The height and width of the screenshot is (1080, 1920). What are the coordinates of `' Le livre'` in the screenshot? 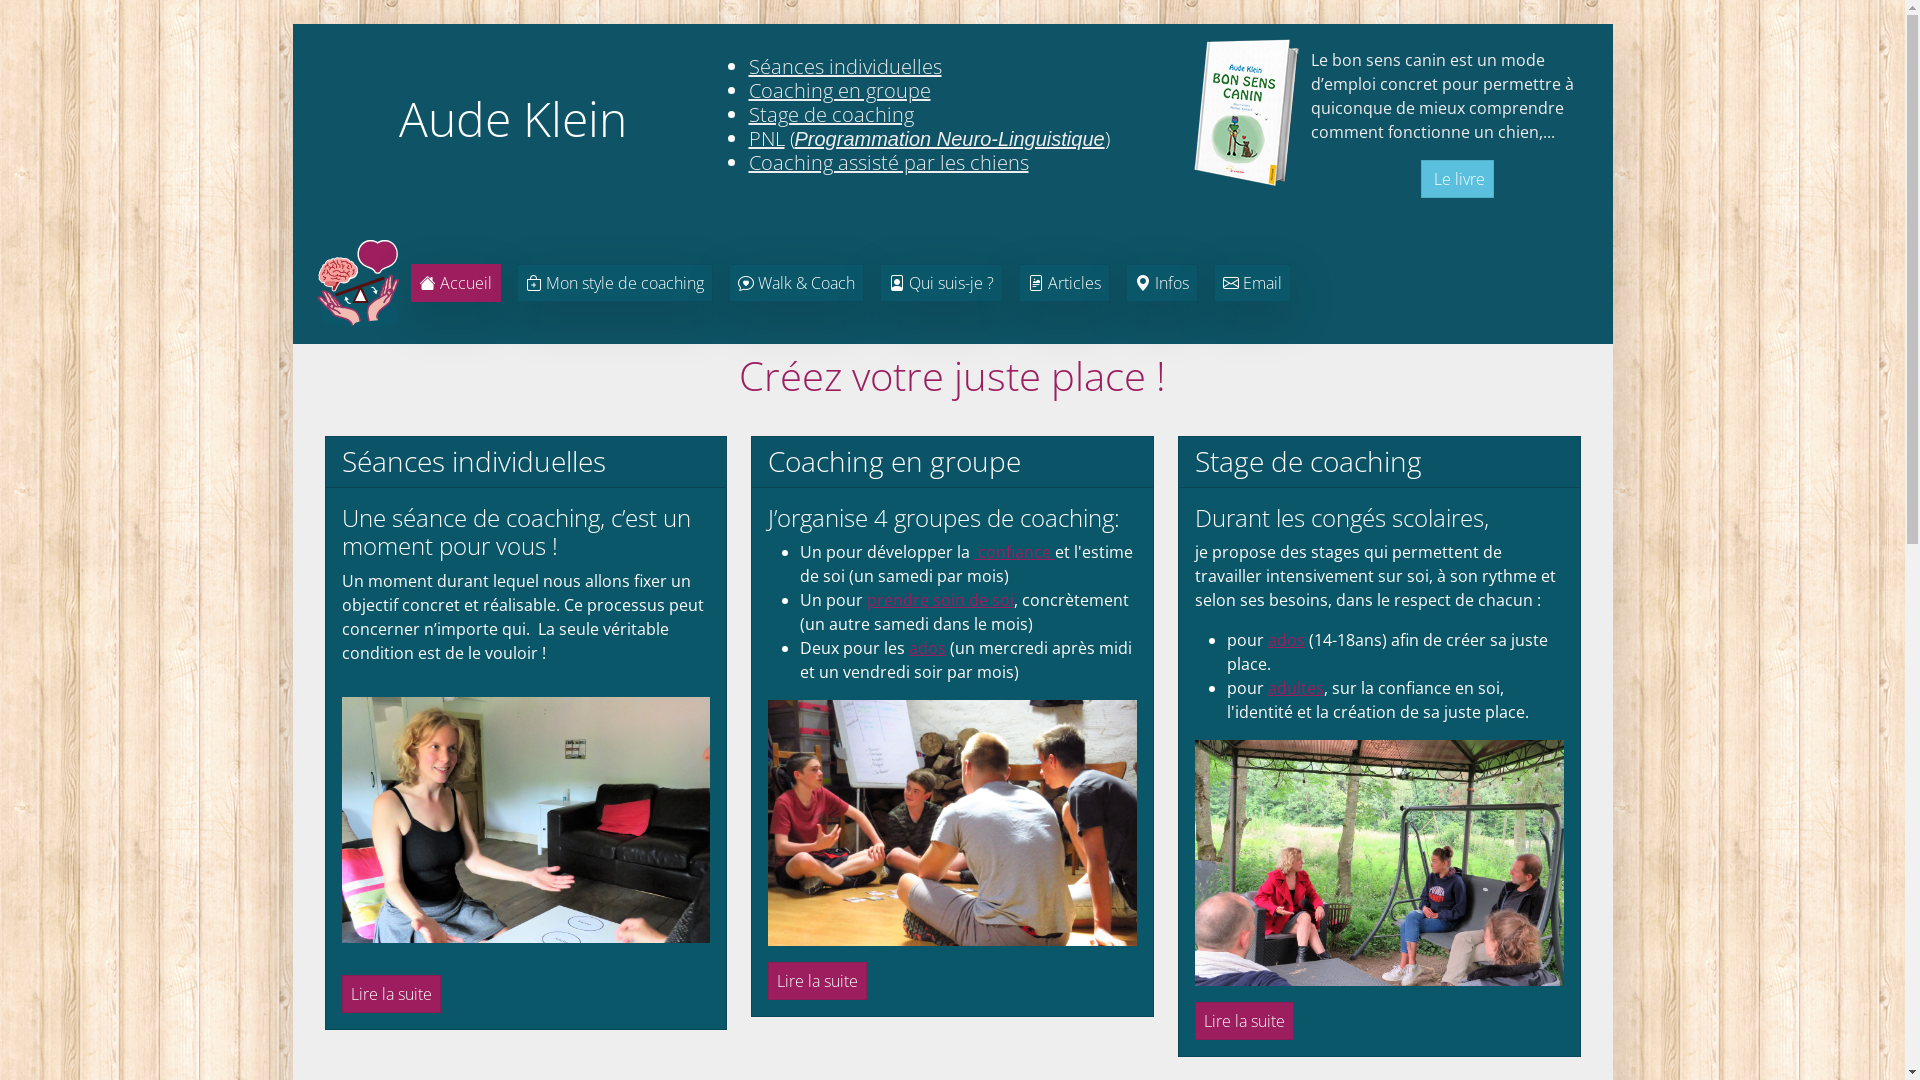 It's located at (1457, 177).